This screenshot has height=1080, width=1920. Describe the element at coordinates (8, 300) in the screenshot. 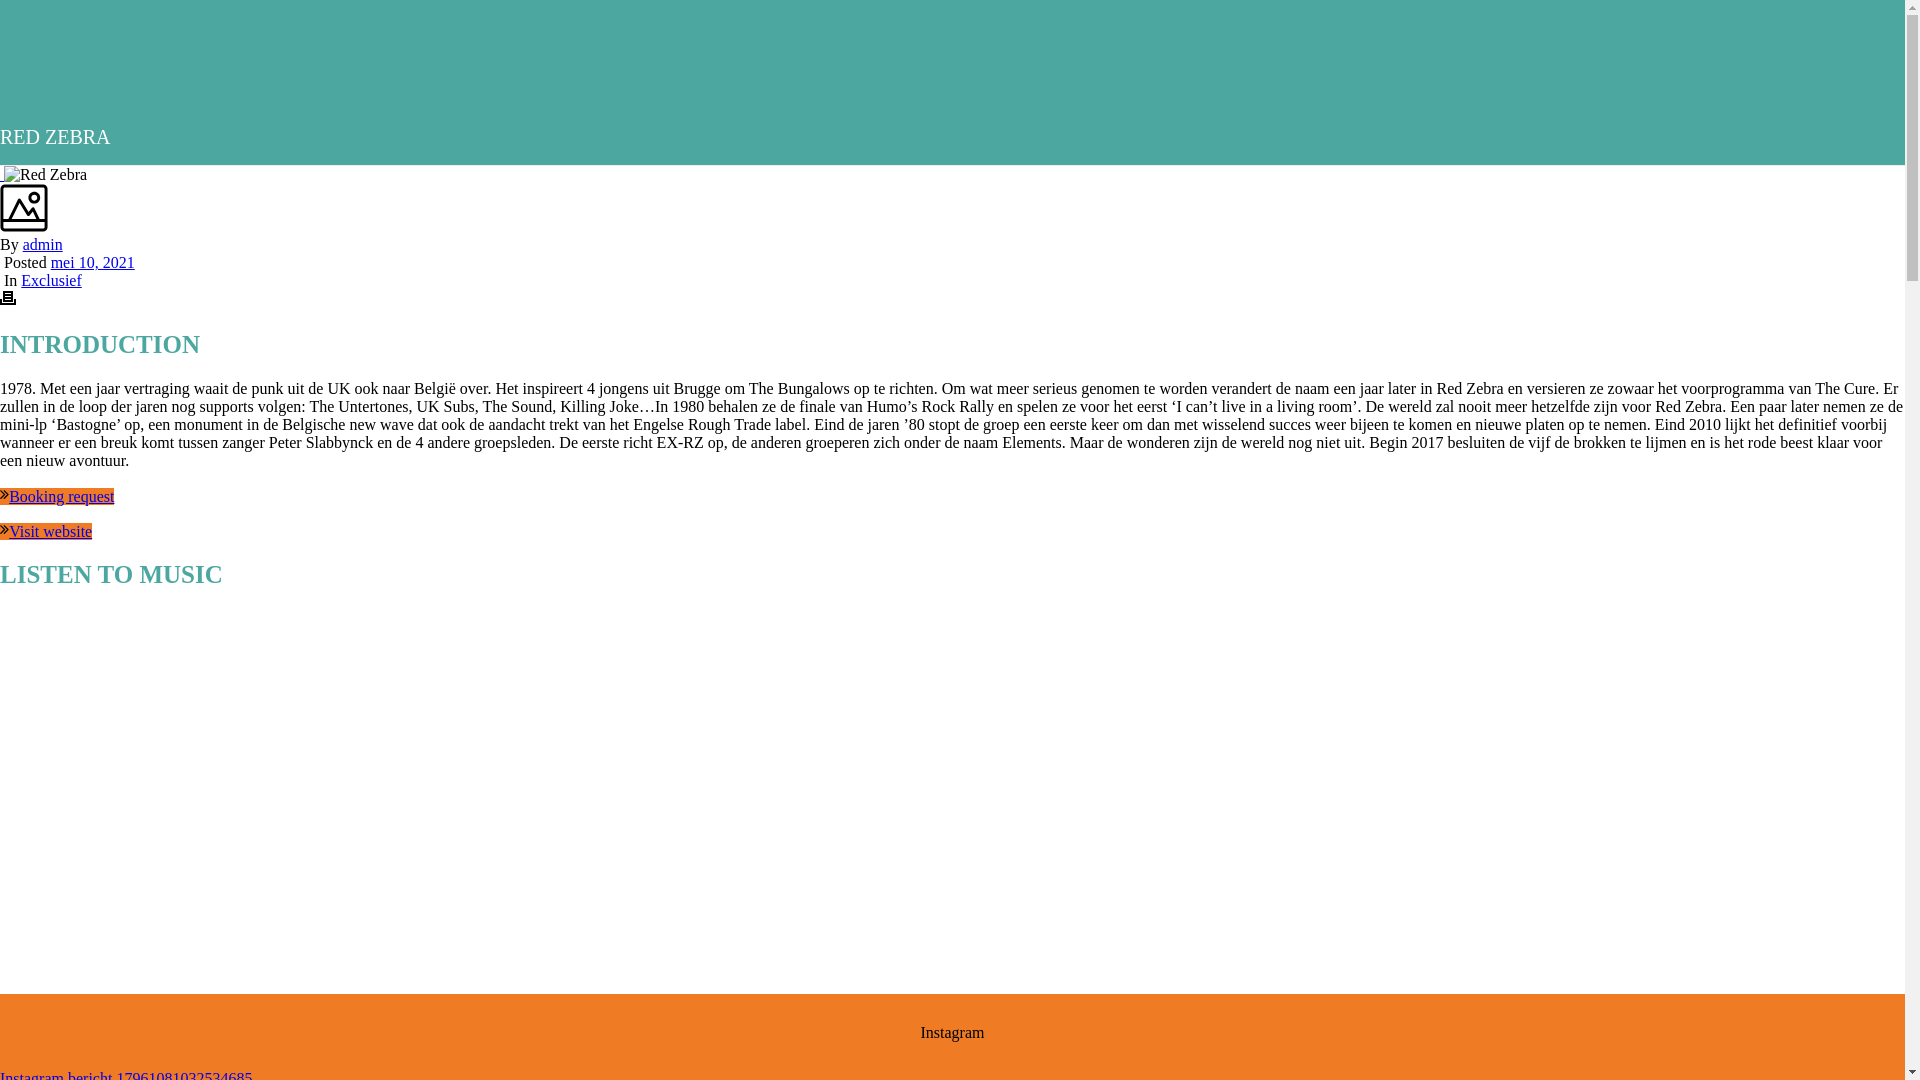

I see `'Print'` at that location.